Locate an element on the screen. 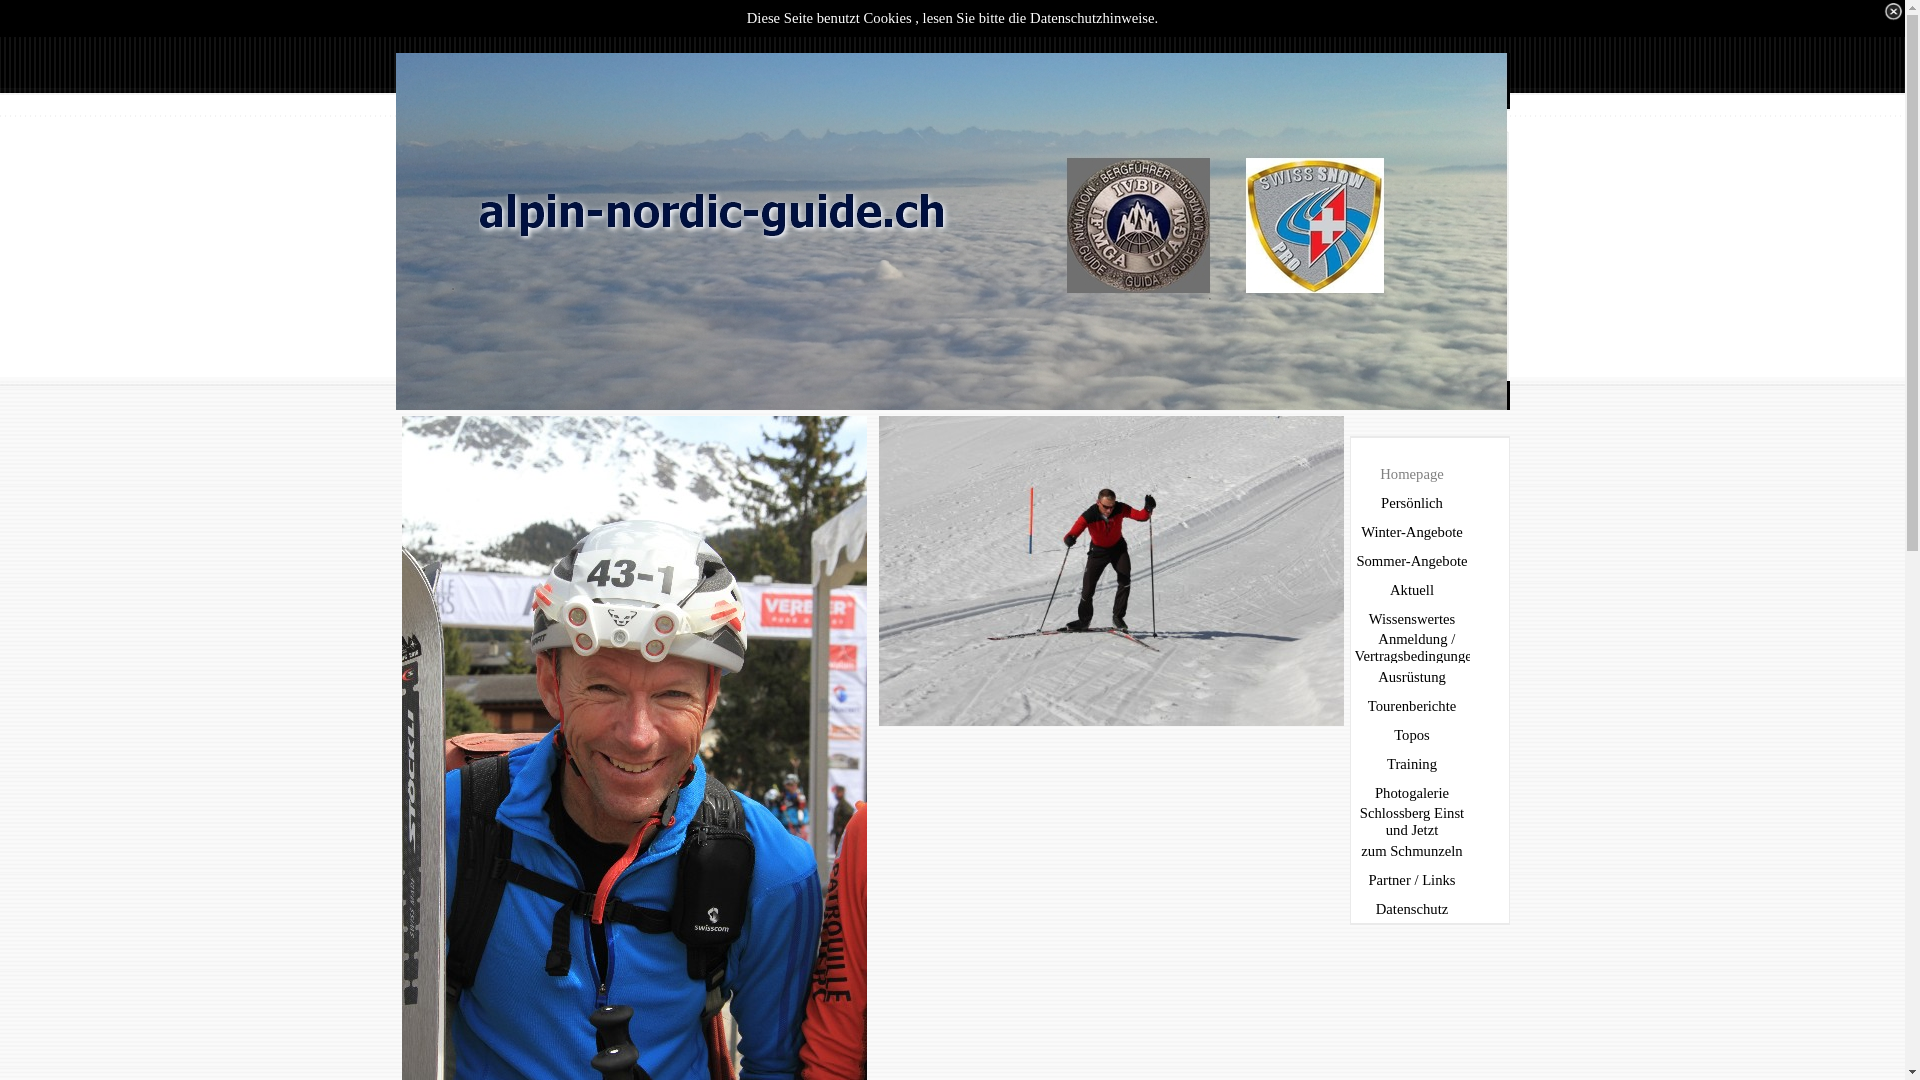  'Wissenswertes' is located at coordinates (1413, 618).